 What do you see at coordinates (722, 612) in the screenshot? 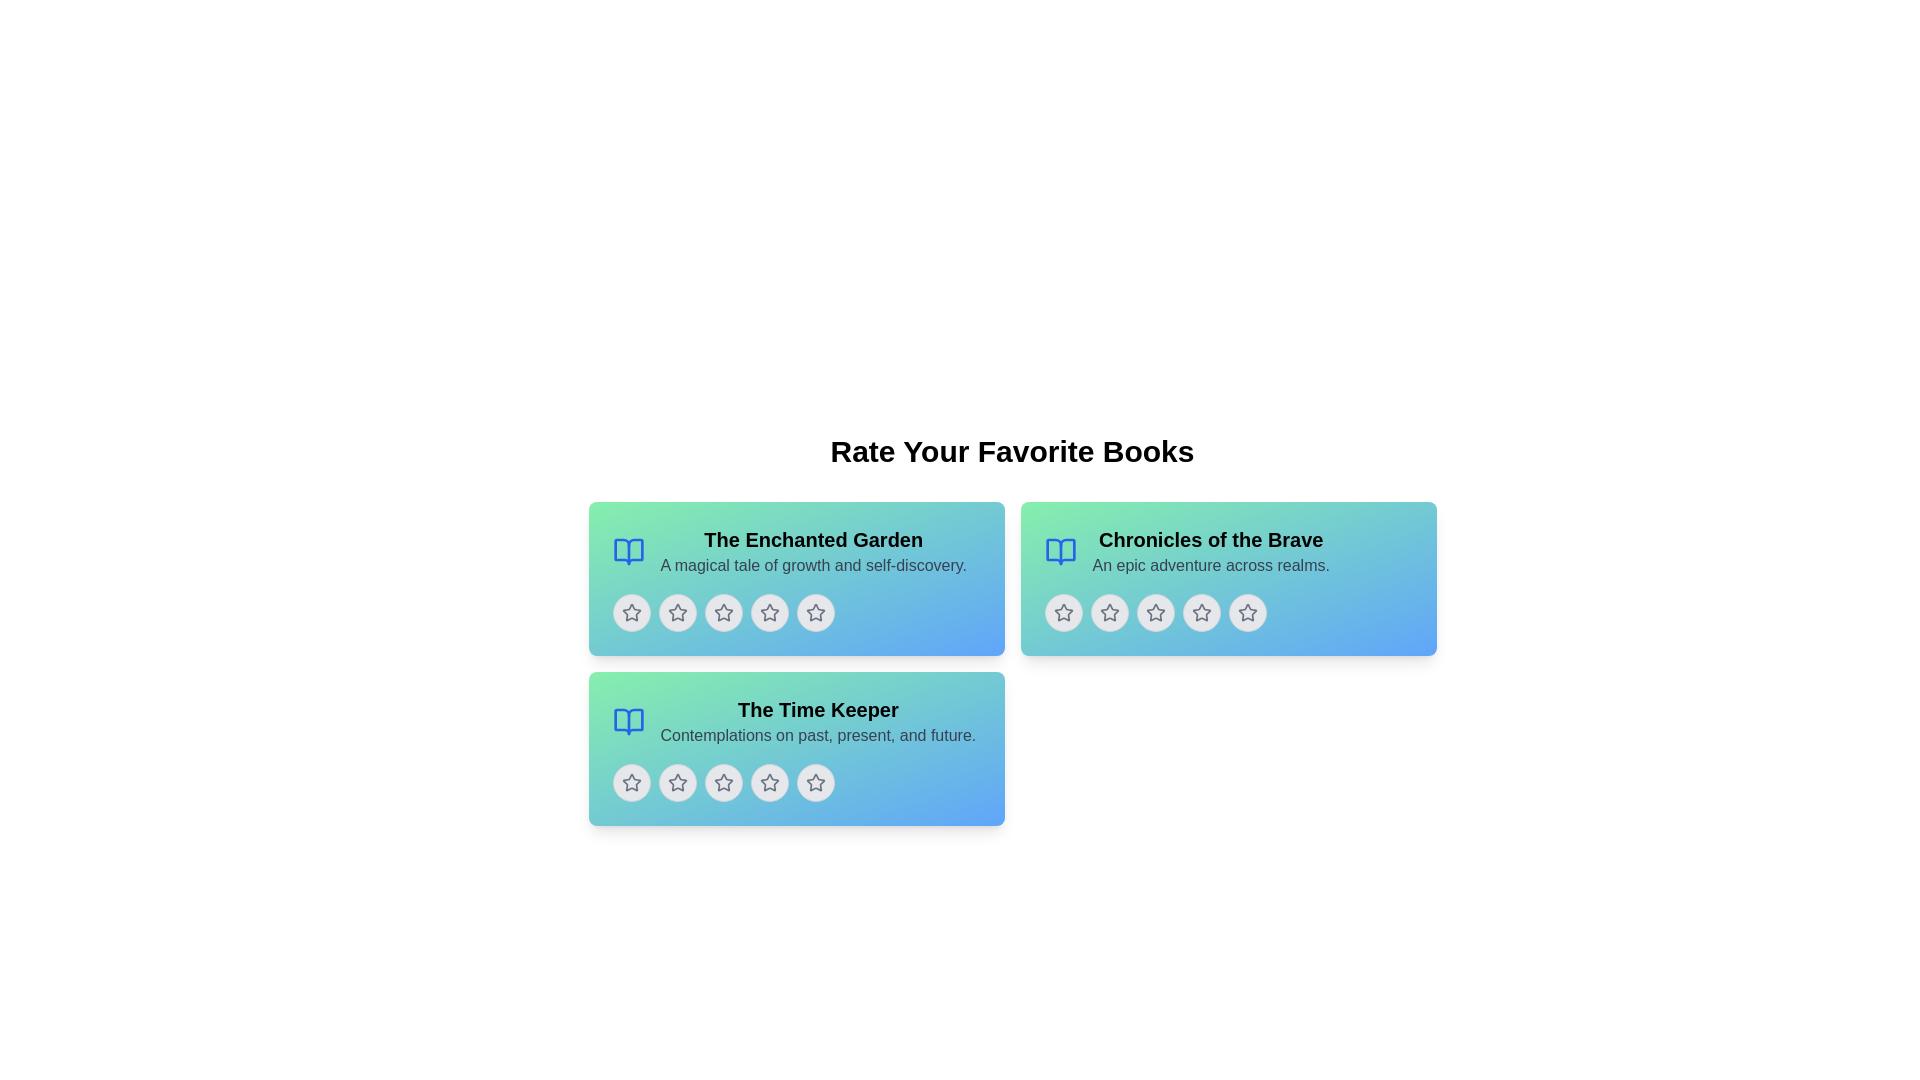
I see `the second rating star icon in the card titled 'The Enchanted Garden'` at bounding box center [722, 612].